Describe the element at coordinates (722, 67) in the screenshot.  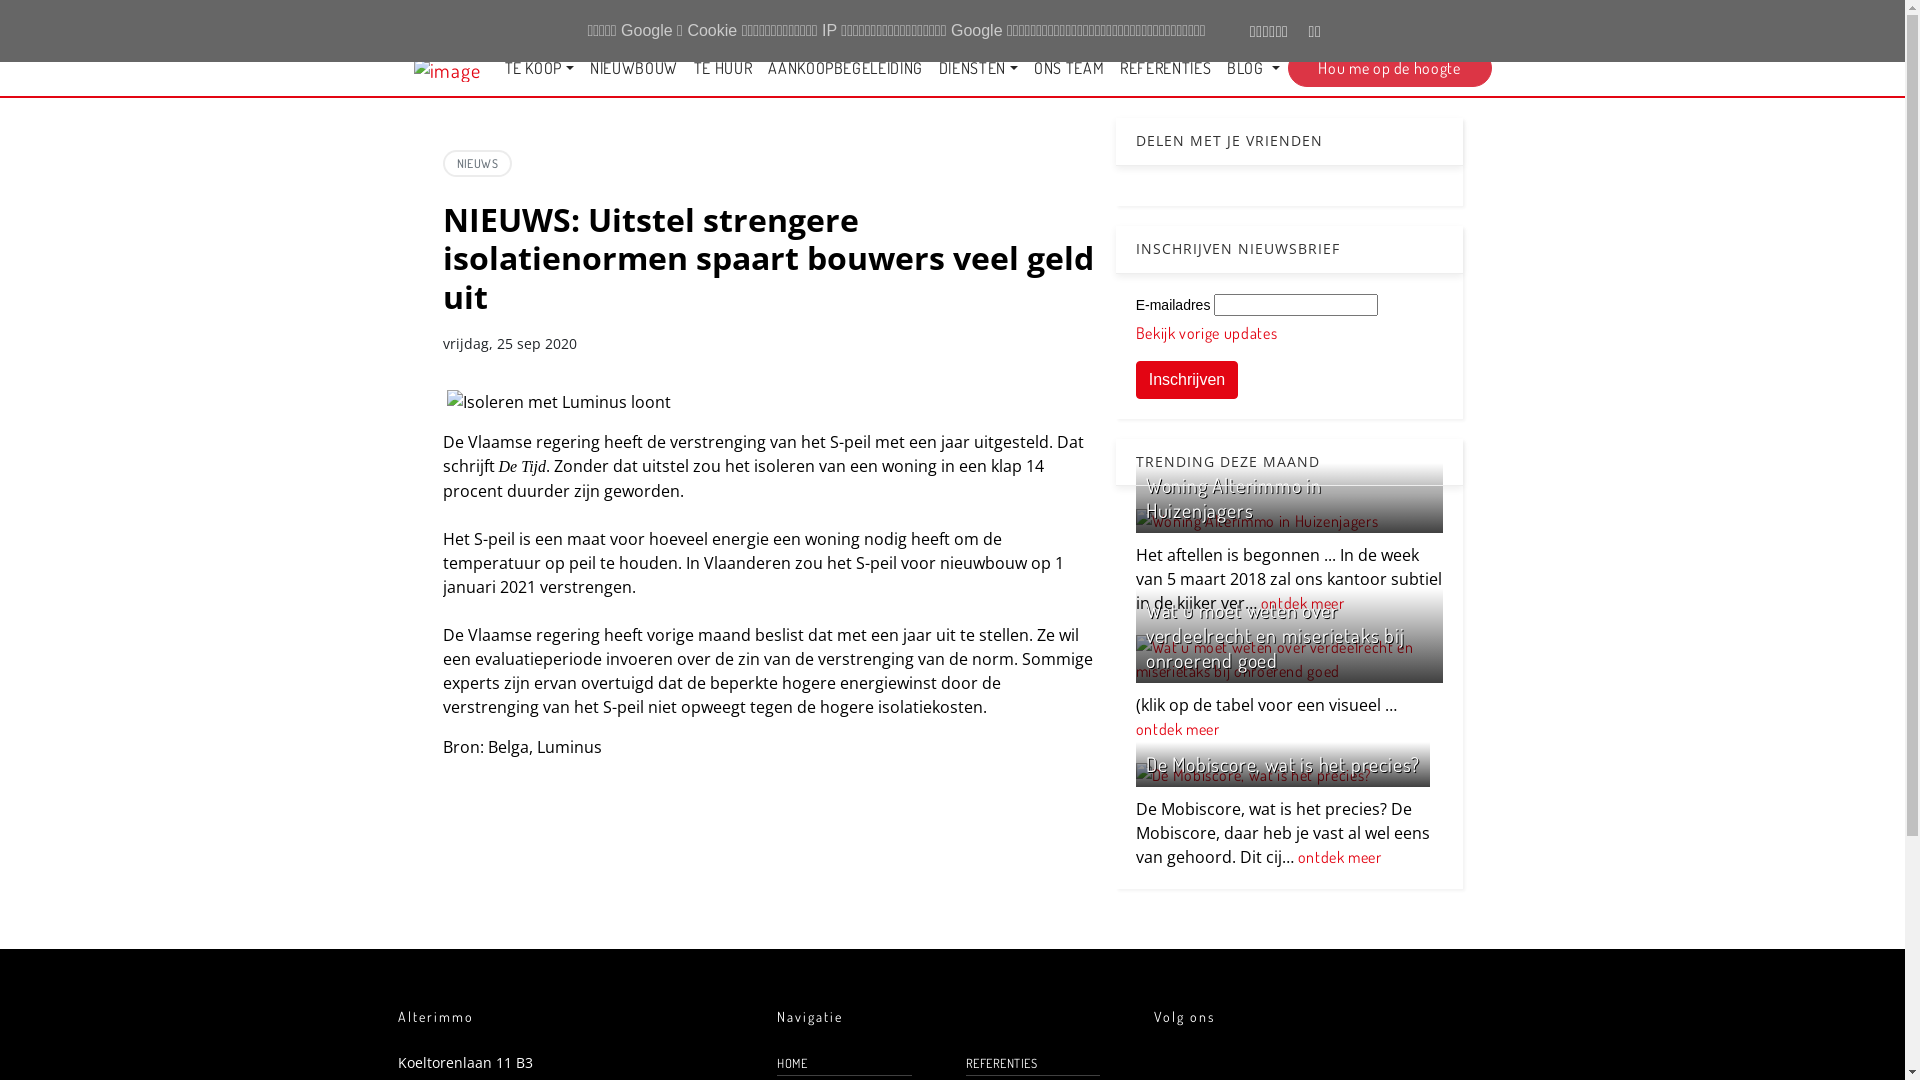
I see `'TE HUUR'` at that location.